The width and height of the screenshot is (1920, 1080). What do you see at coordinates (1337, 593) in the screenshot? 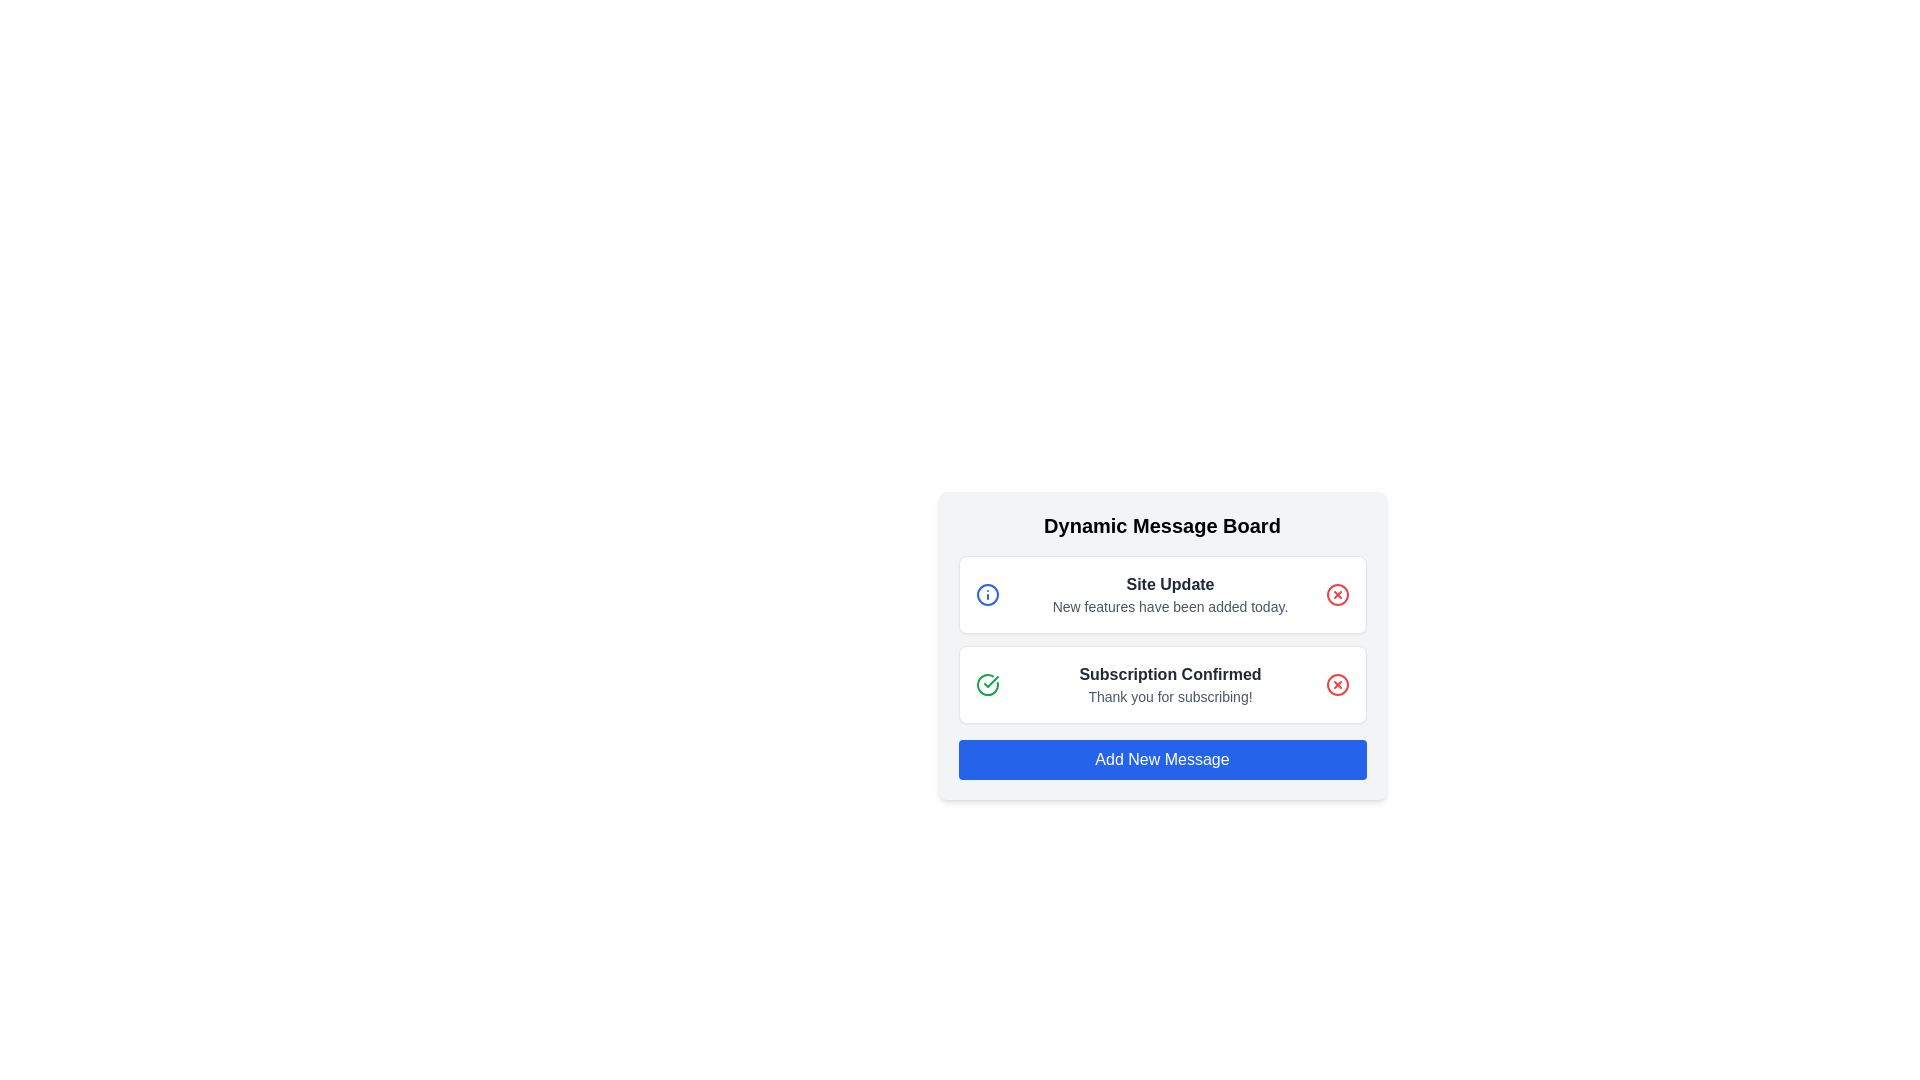
I see `the Icon button located at the top right corner of the 'Site Update' section, which dismisses the notification about new features` at bounding box center [1337, 593].